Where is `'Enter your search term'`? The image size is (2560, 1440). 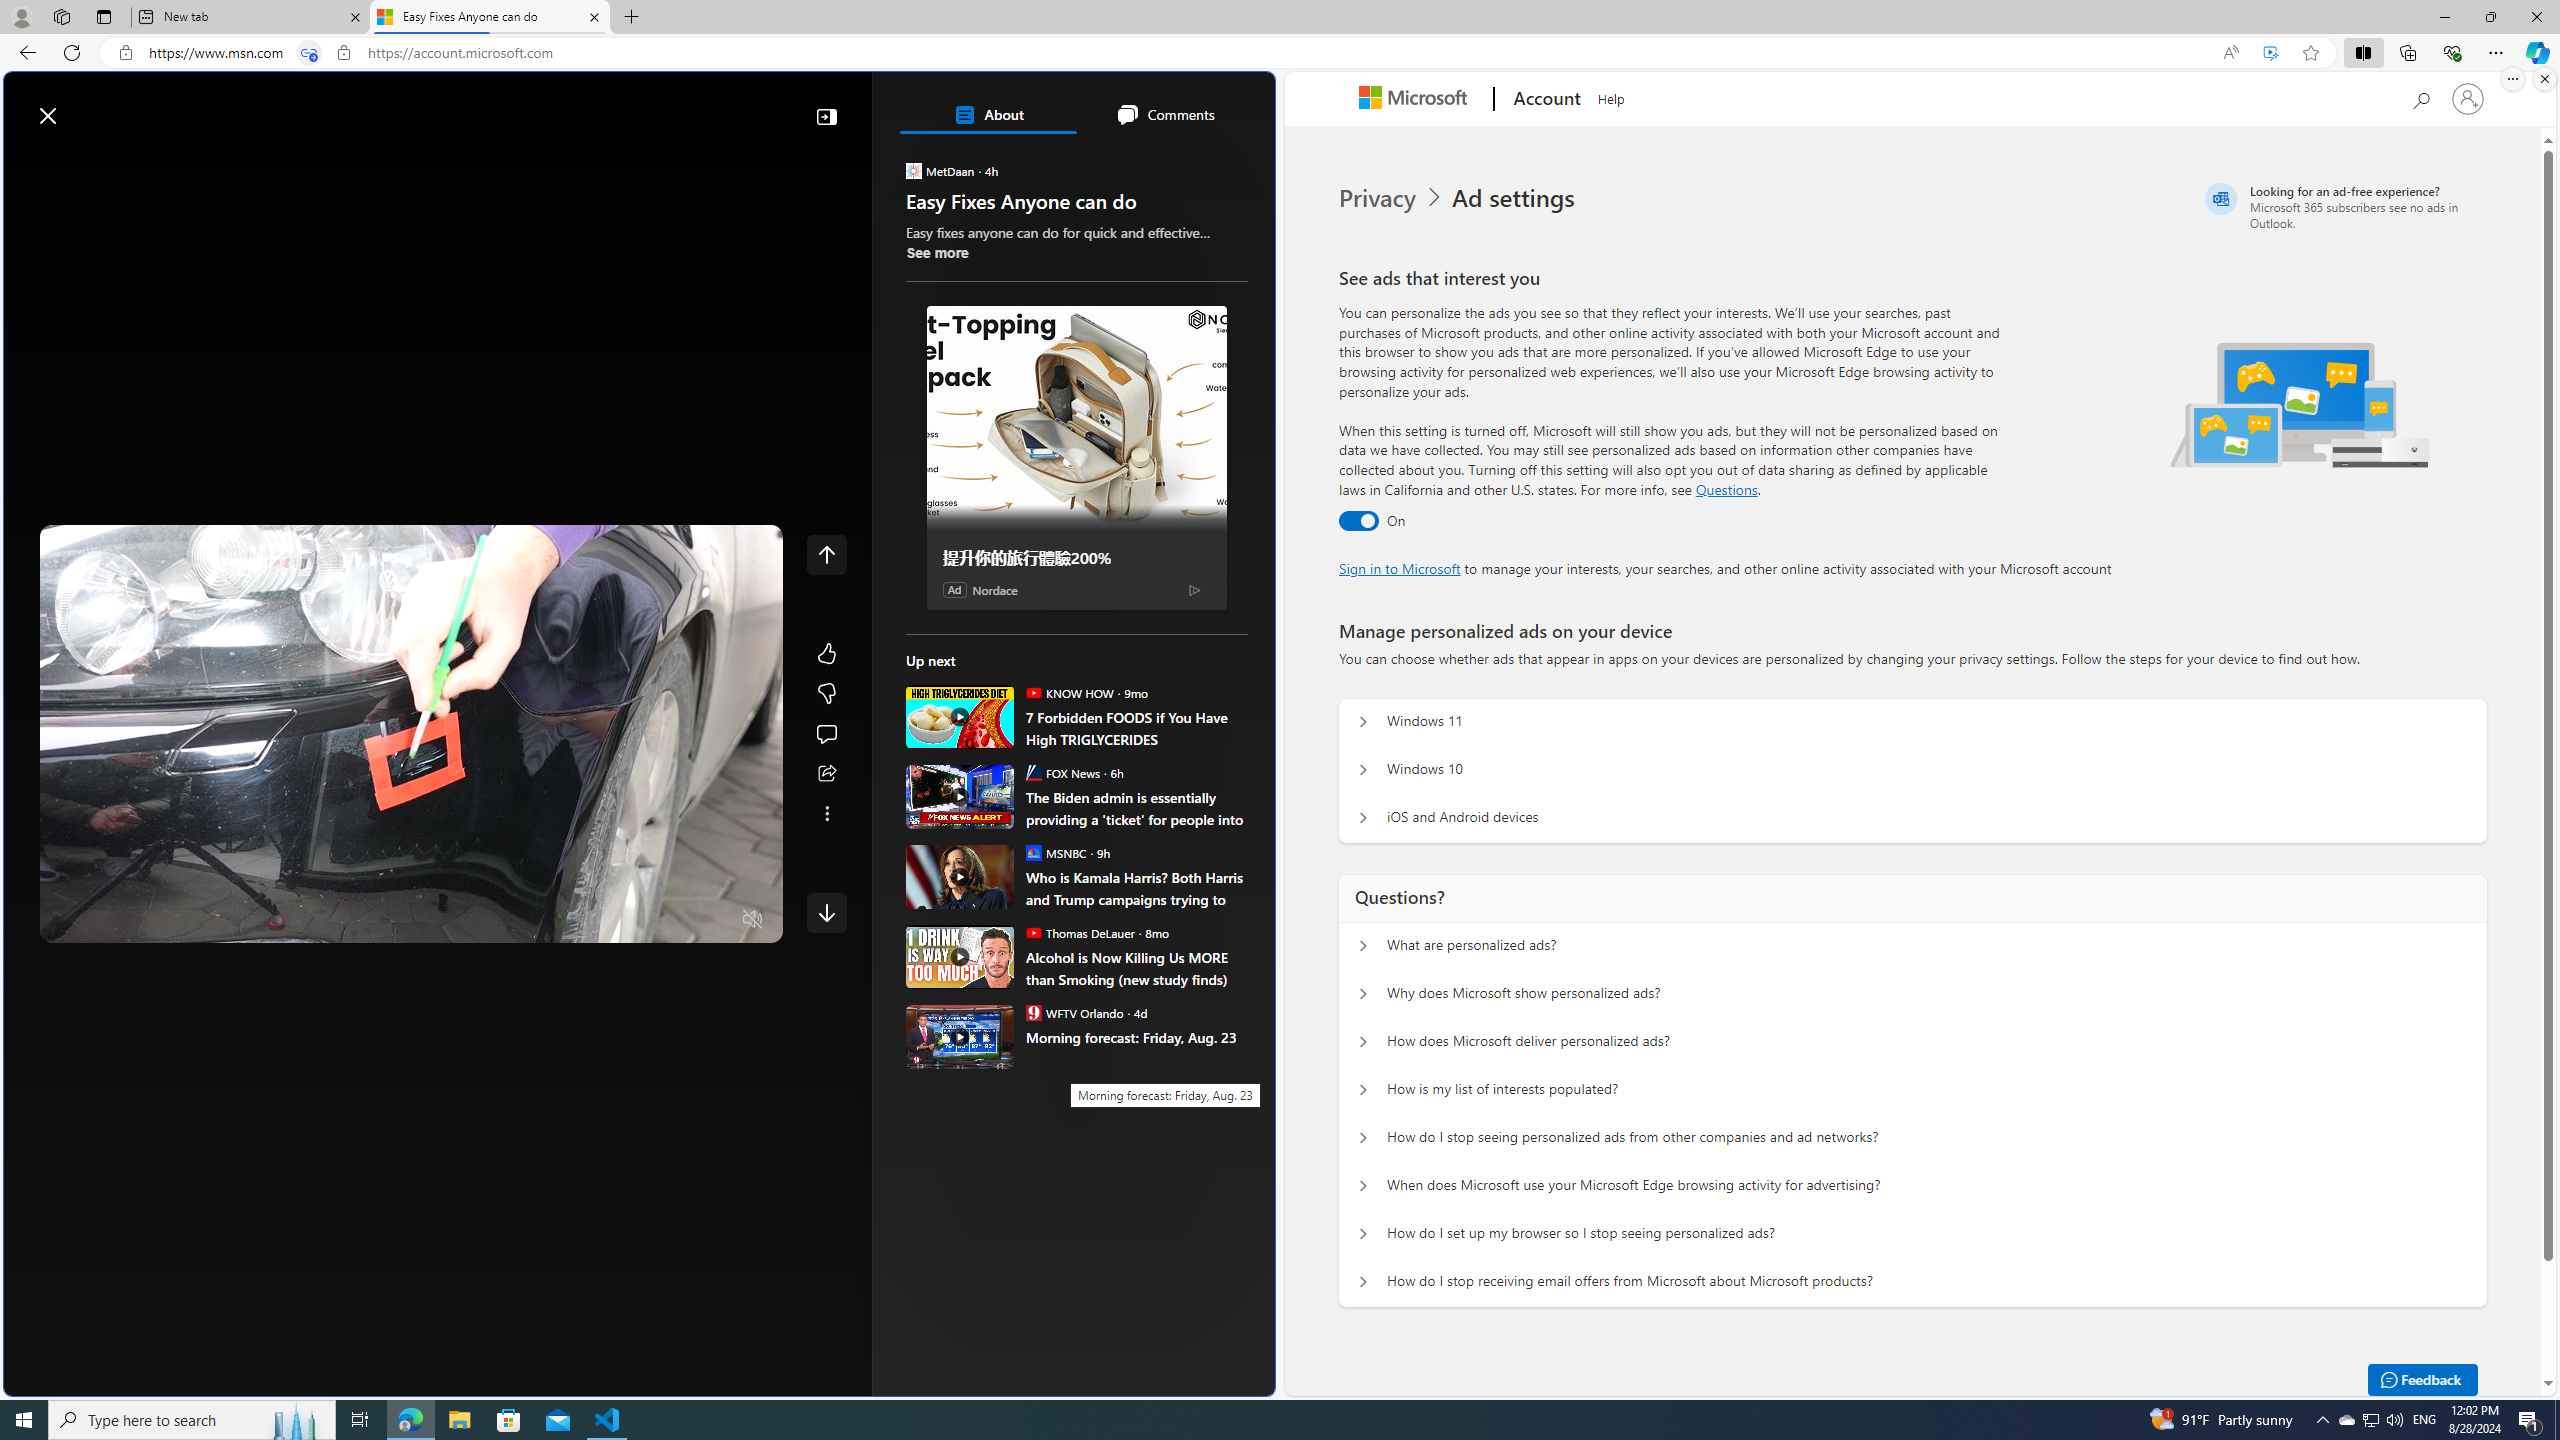
'Enter your search term' is located at coordinates (644, 104).